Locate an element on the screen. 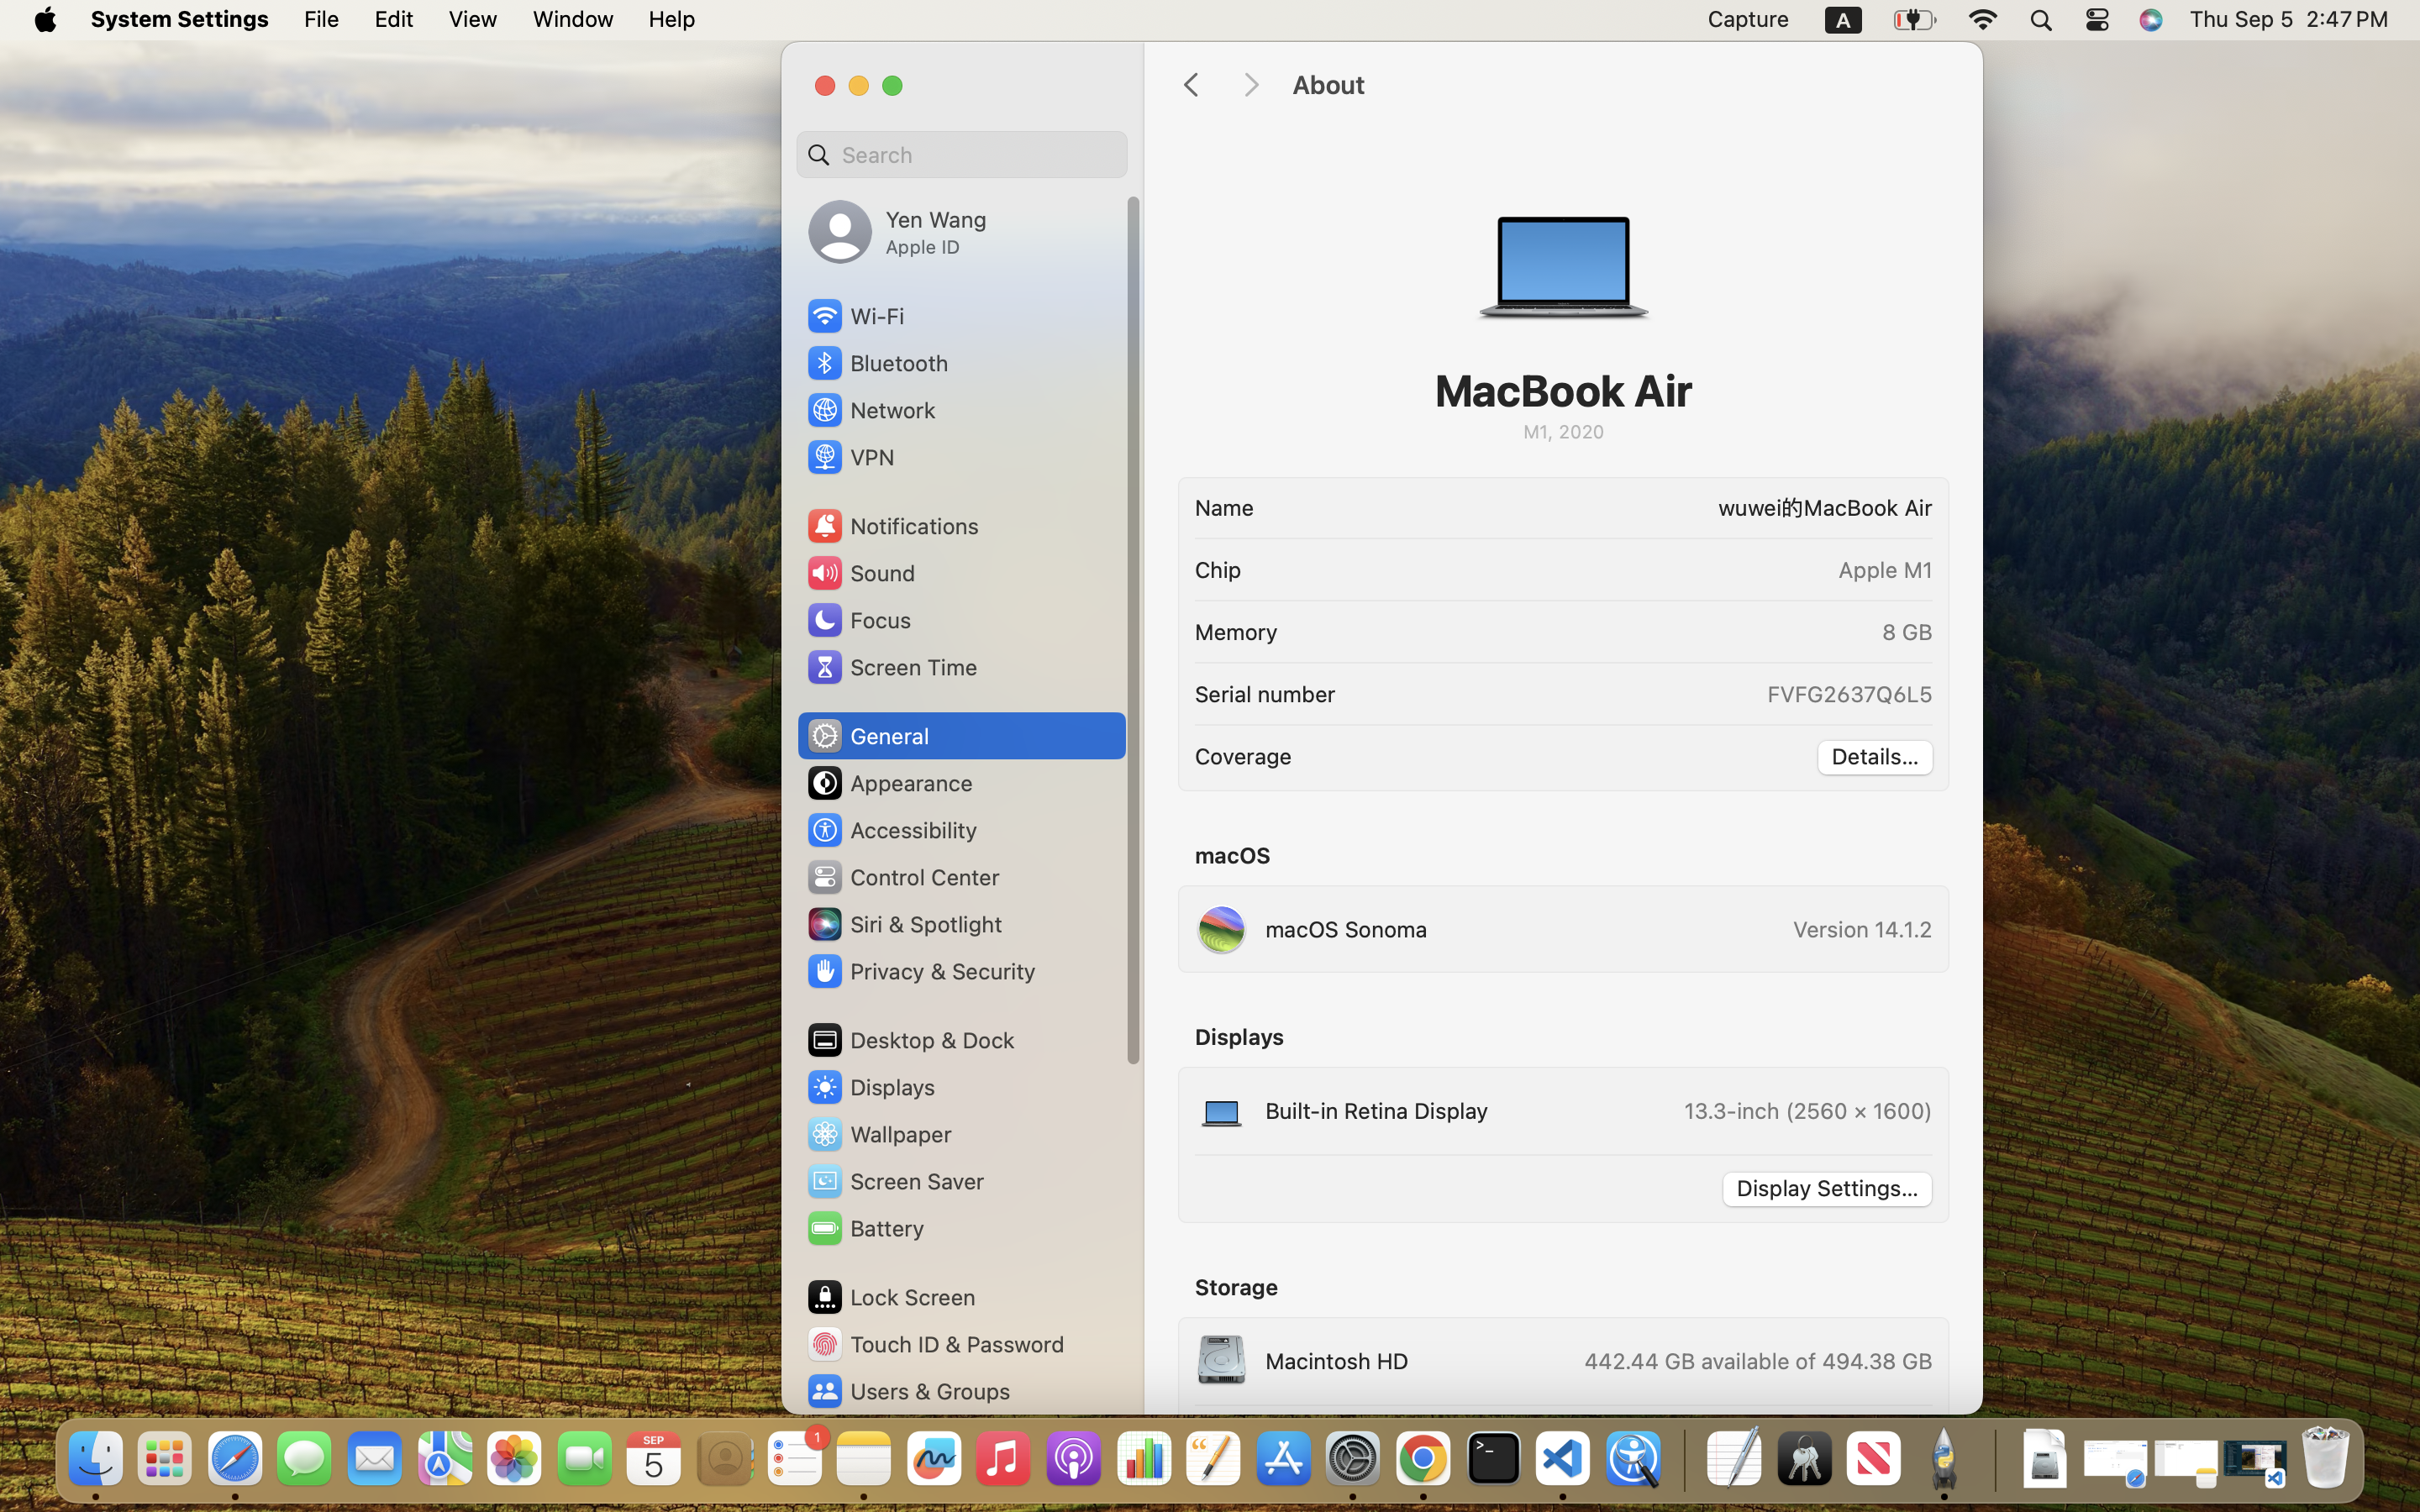 The height and width of the screenshot is (1512, 2420). 'Users & Groups' is located at coordinates (907, 1391).